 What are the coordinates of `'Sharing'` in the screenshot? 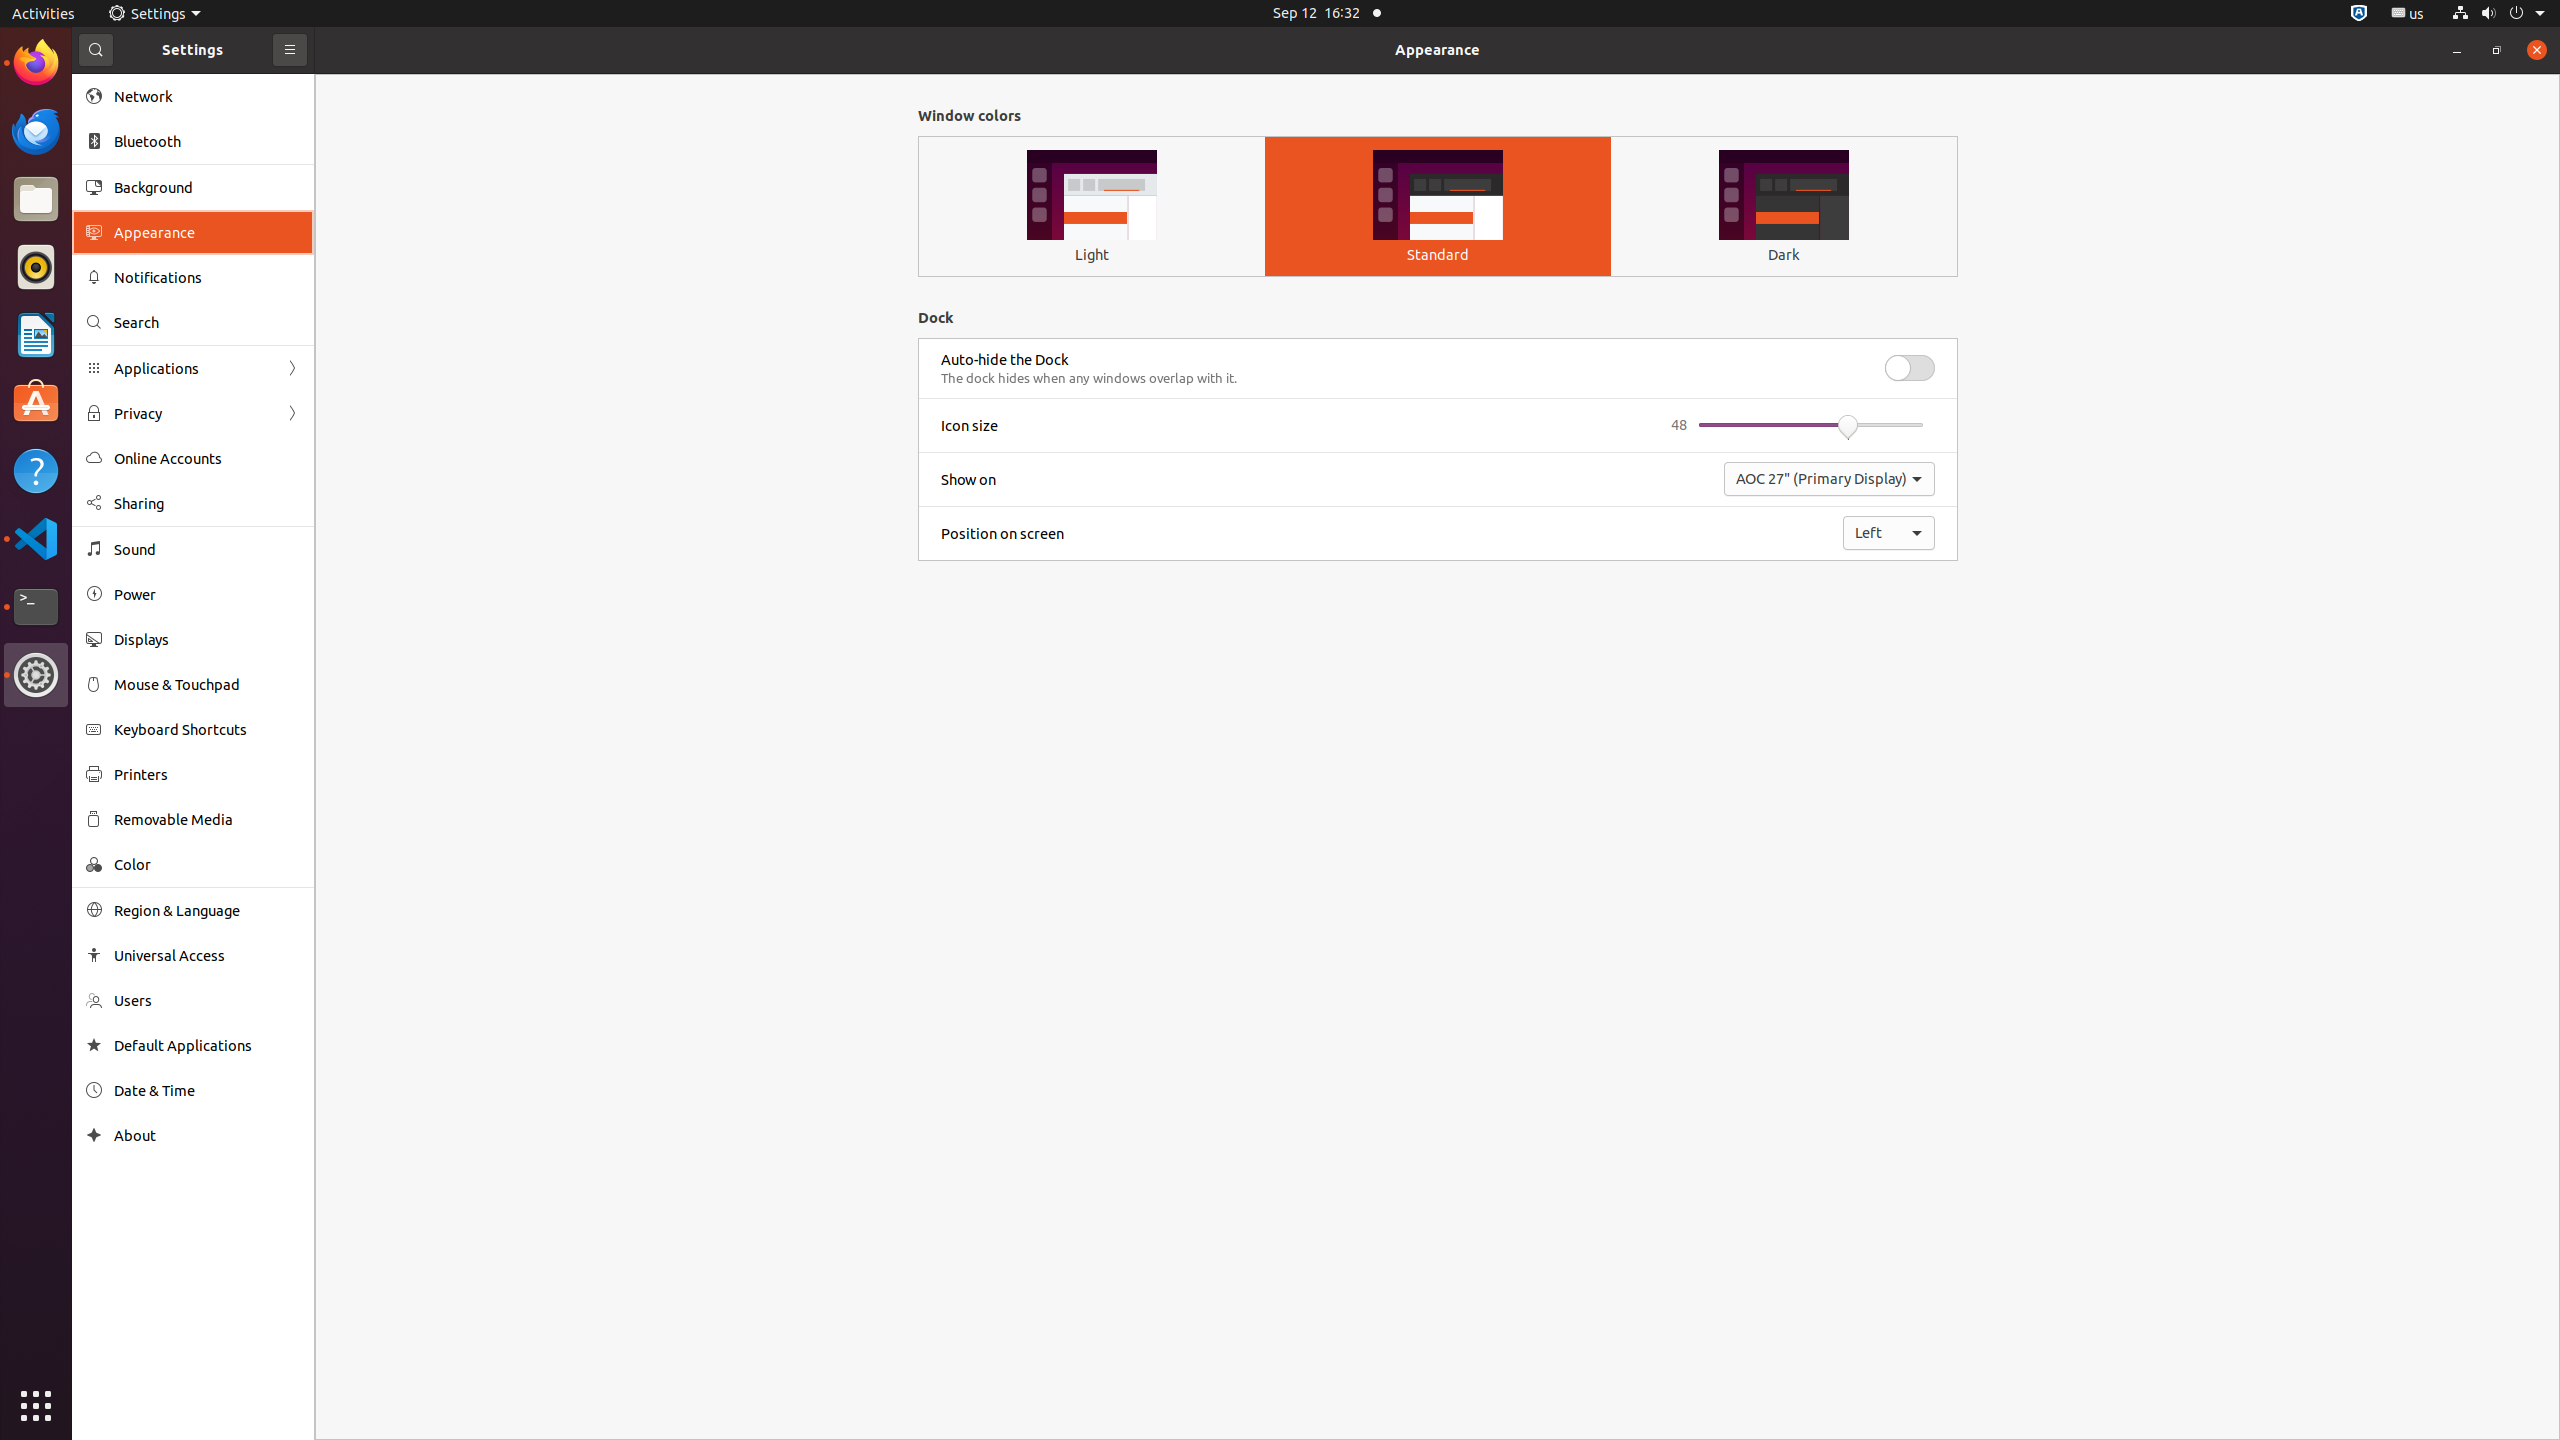 It's located at (207, 502).